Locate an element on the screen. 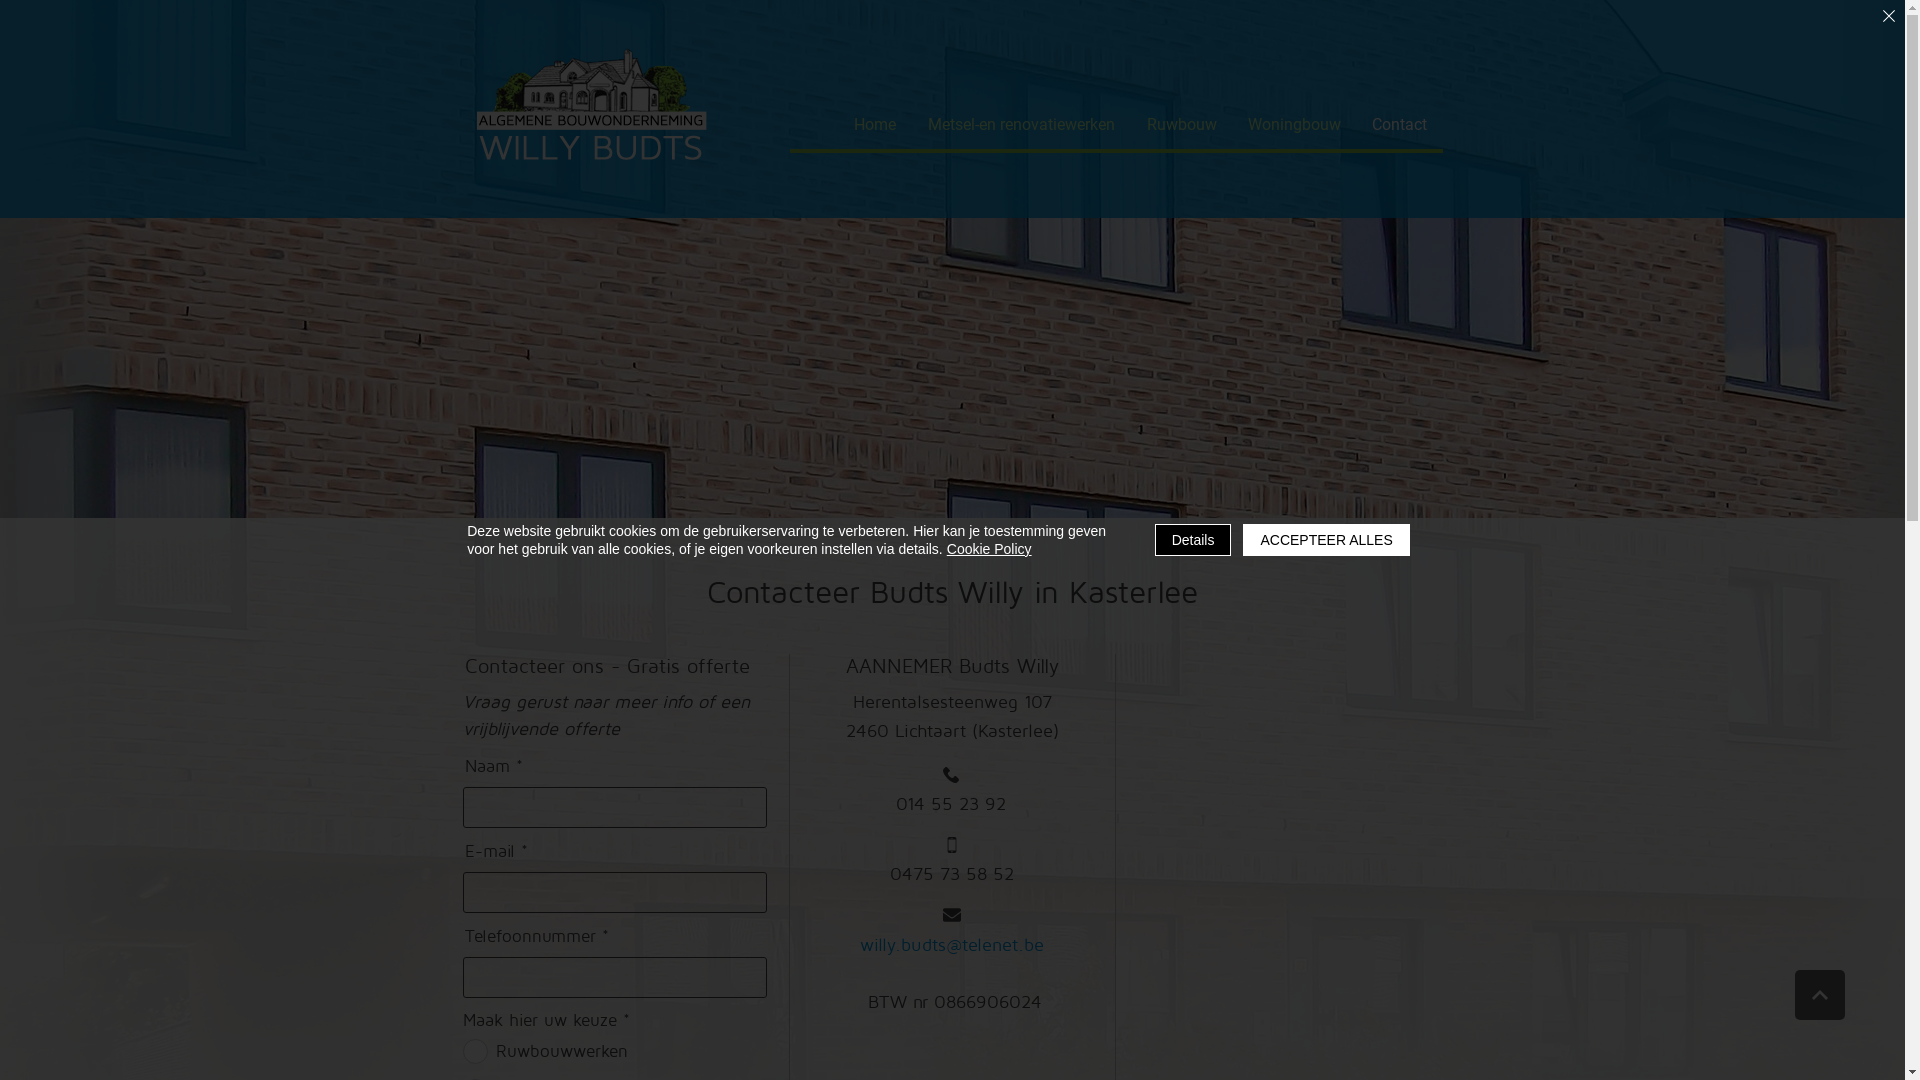 The height and width of the screenshot is (1080, 1920). 'Home' is located at coordinates (874, 124).